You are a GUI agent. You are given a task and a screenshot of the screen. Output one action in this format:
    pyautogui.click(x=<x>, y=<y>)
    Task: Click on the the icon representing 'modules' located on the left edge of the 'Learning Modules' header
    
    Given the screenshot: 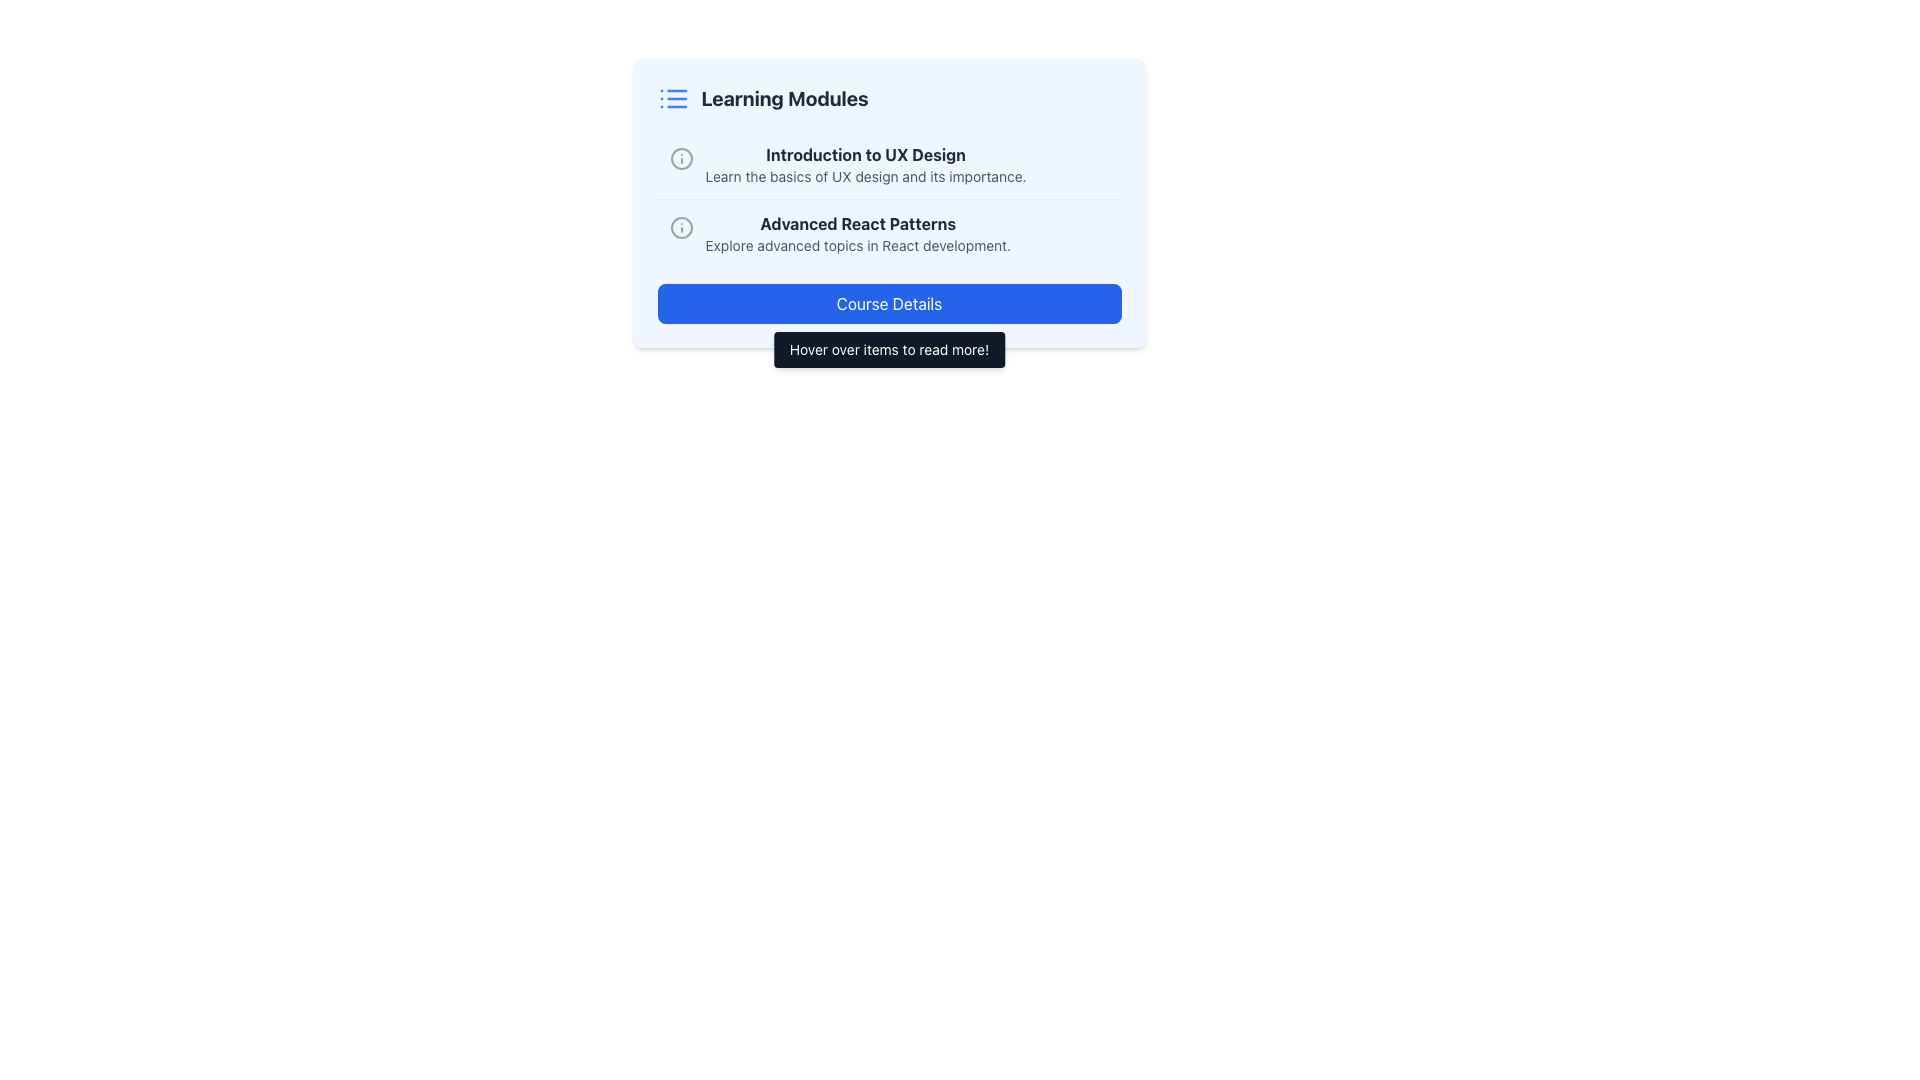 What is the action you would take?
    pyautogui.click(x=673, y=99)
    